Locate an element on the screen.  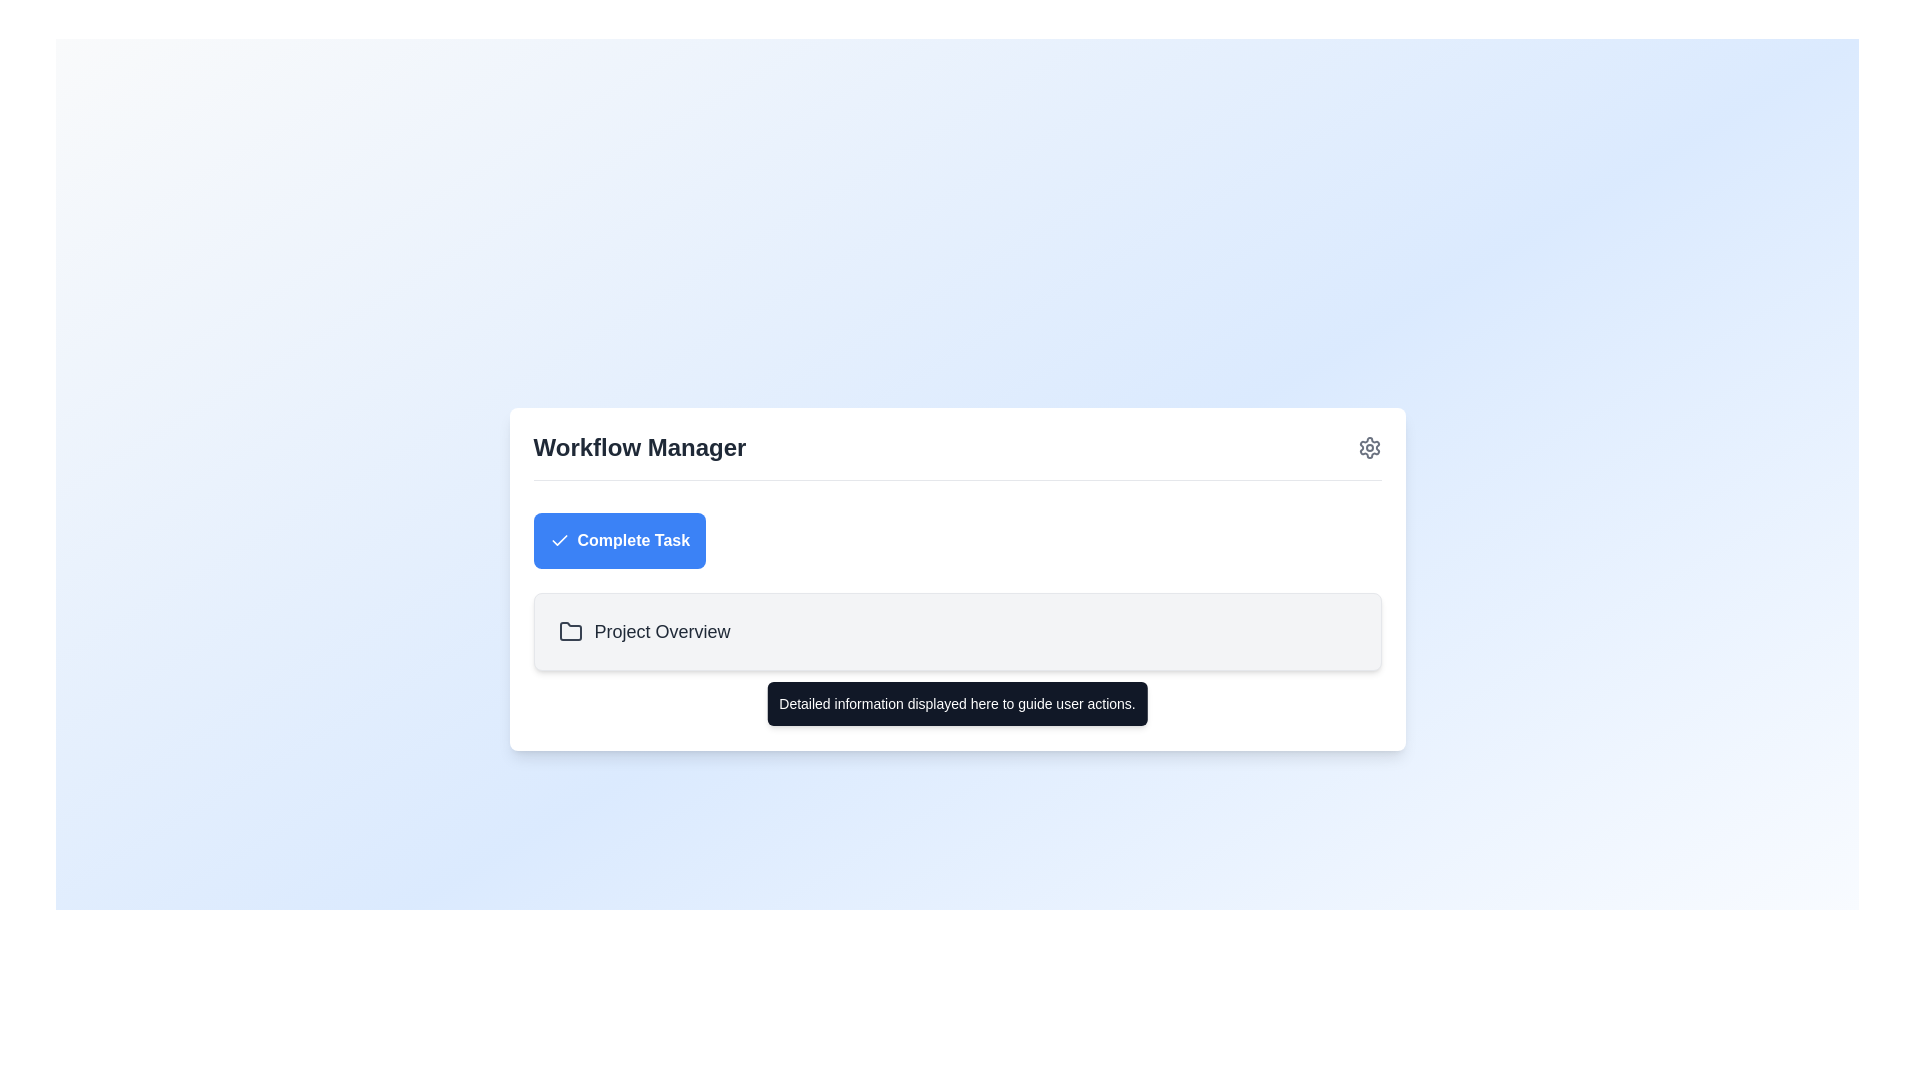
the settings icon, which is a cog-like design located at the top-right corner of the 'Workflow Manager' panel, to initiate a settings or configuration-related action is located at coordinates (1368, 446).